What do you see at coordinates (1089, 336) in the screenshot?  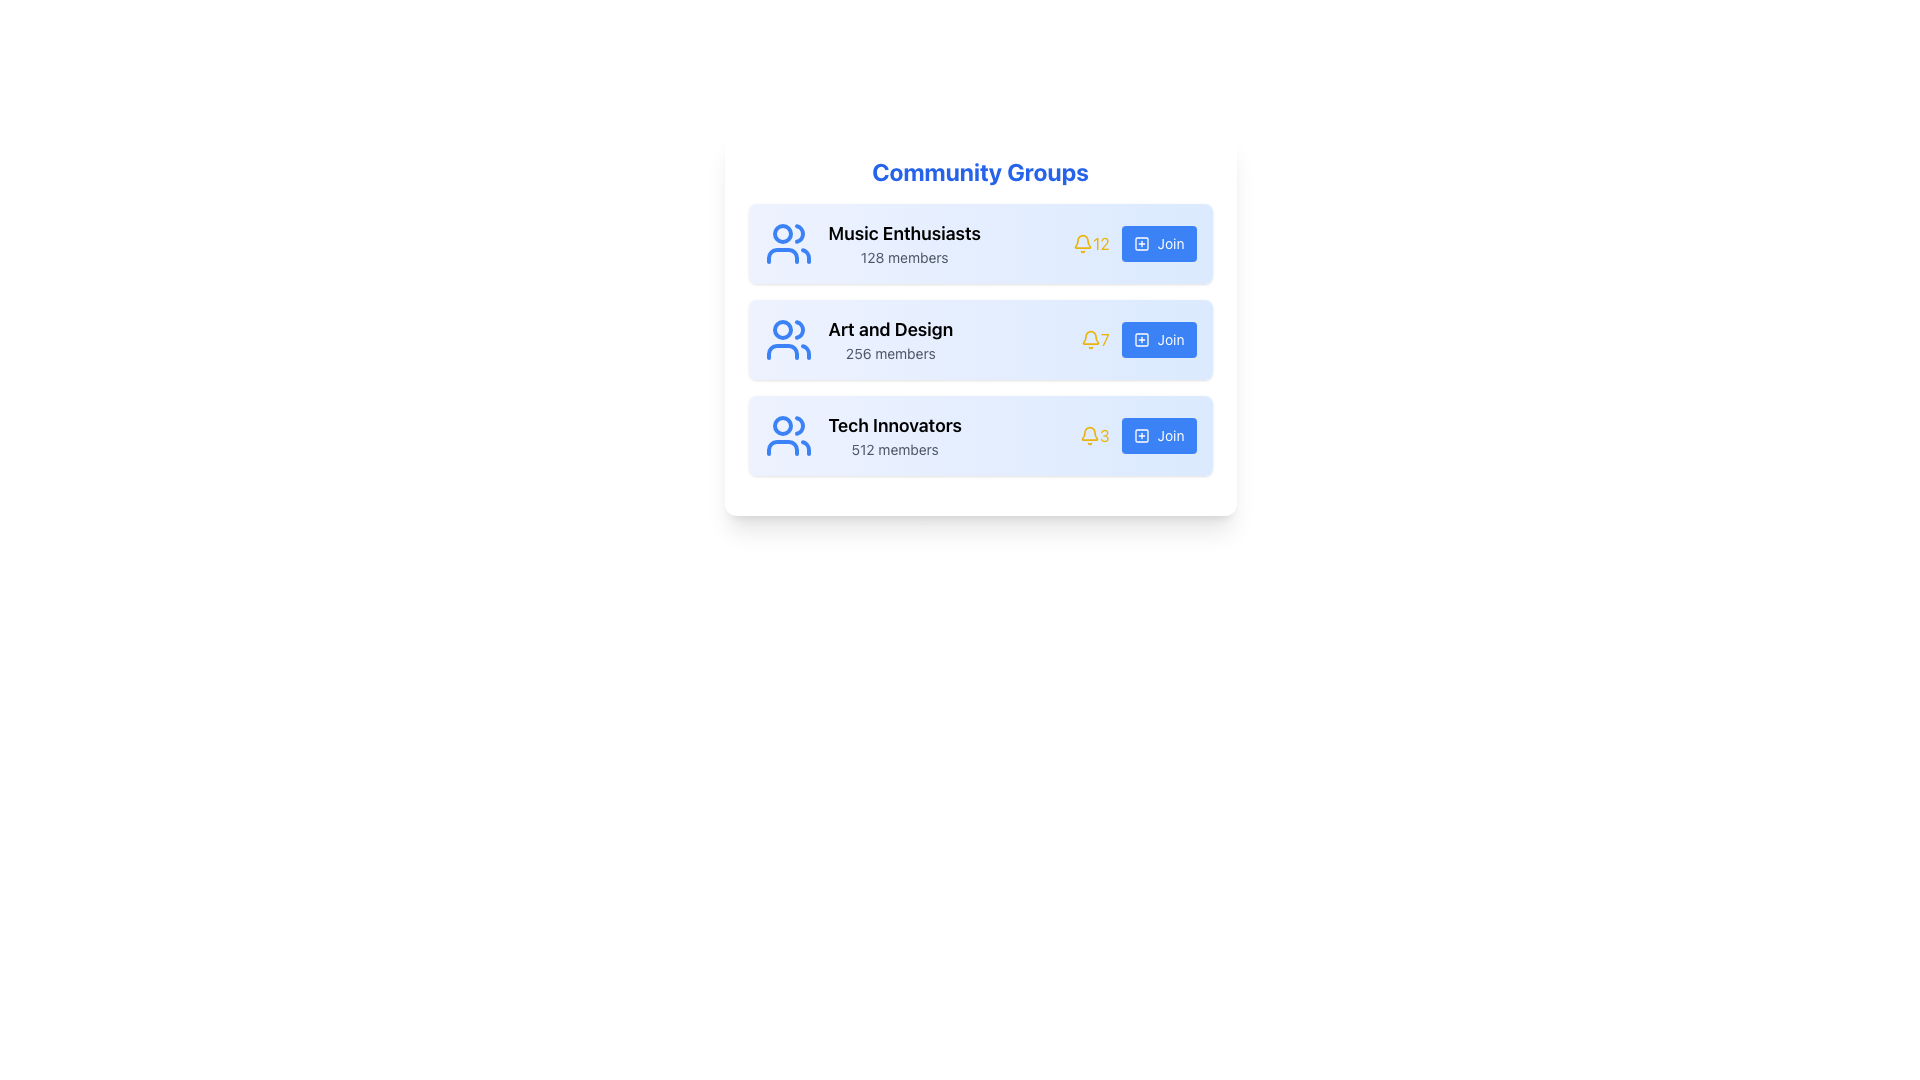 I see `the bell icon, which symbolizes notifications, located to the right of the 'Art and Design' list item in the center row of the group listing` at bounding box center [1089, 336].